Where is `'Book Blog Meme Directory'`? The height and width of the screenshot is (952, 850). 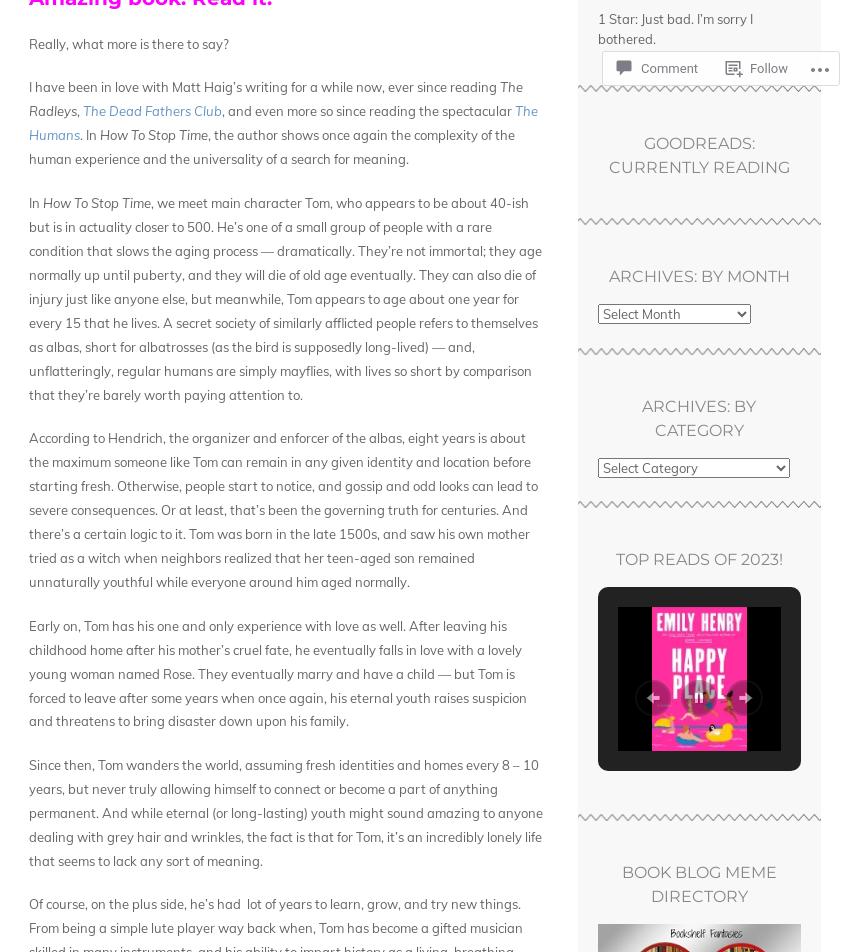
'Book Blog Meme Directory' is located at coordinates (697, 884).